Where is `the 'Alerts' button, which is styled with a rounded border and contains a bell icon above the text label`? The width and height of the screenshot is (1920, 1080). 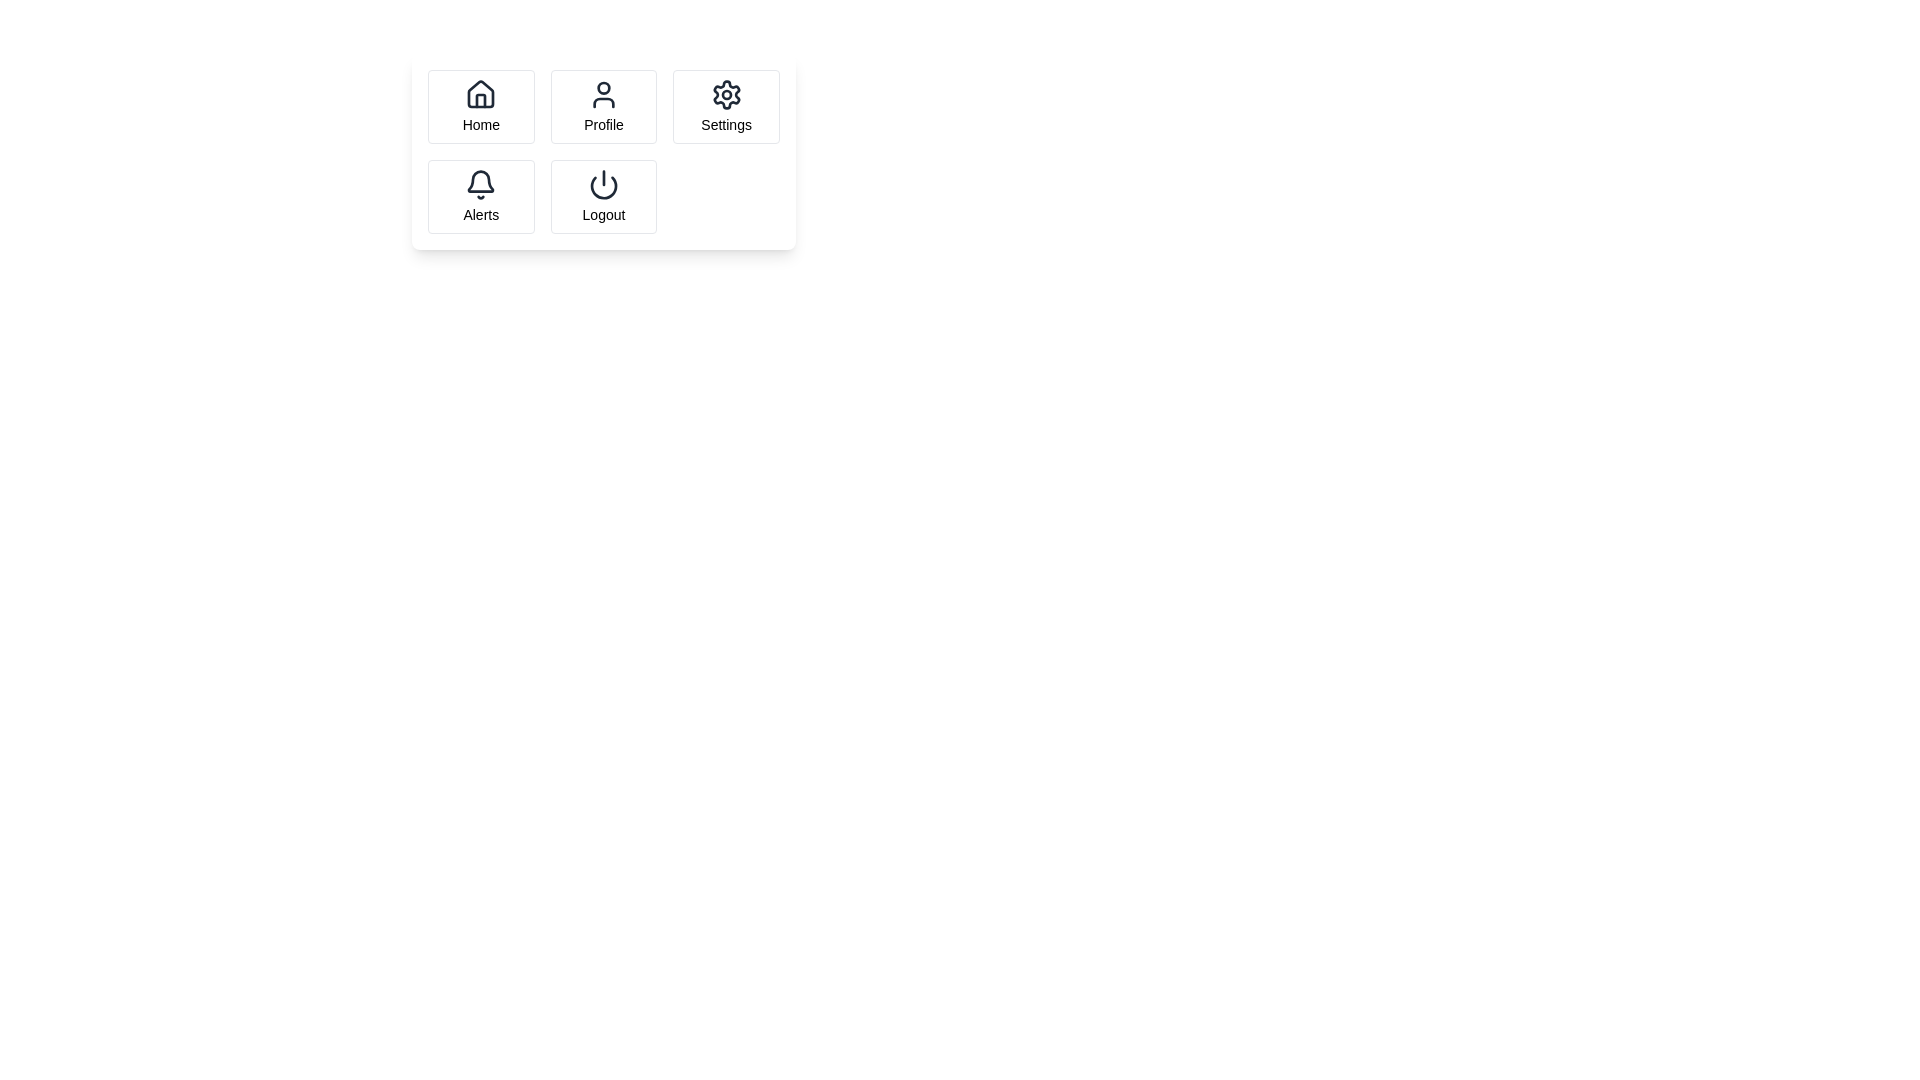
the 'Alerts' button, which is styled with a rounded border and contains a bell icon above the text label is located at coordinates (481, 196).